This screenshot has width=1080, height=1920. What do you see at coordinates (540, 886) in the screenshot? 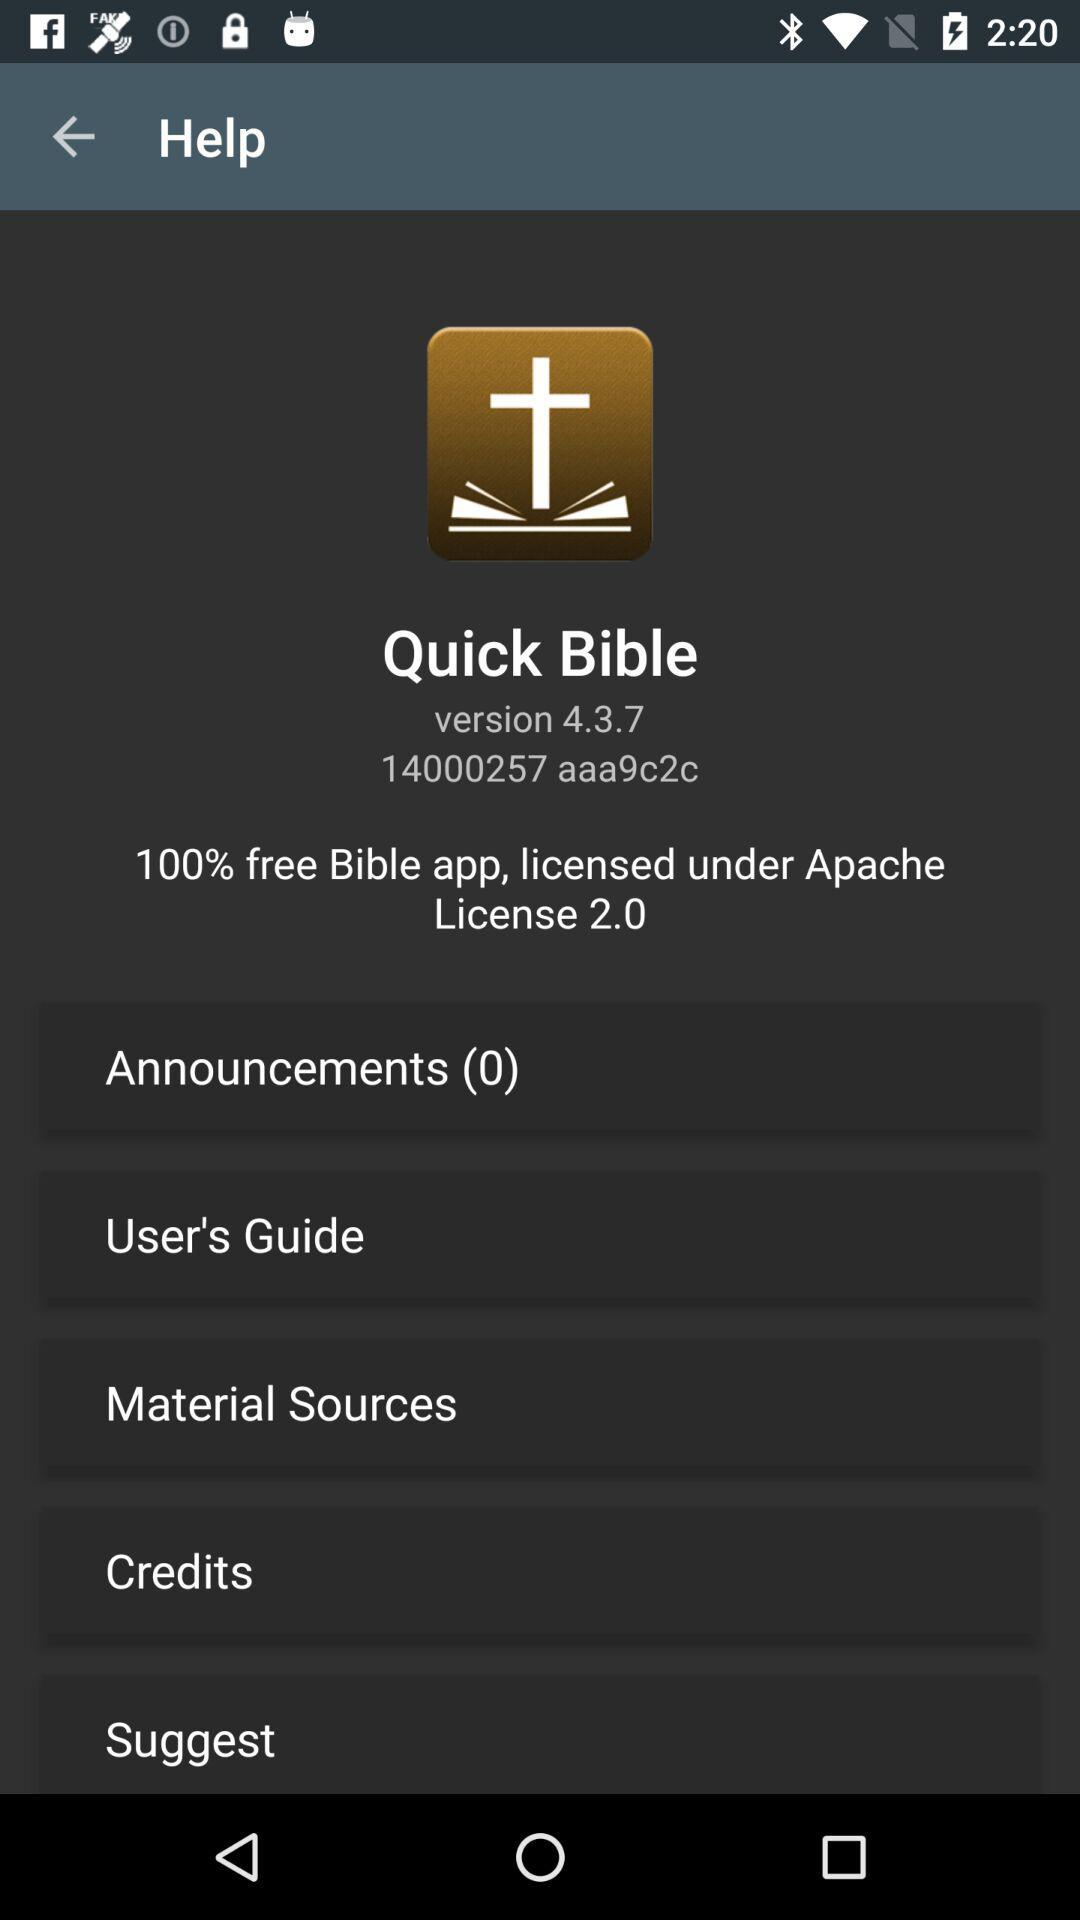
I see `the 100 free bible item` at bounding box center [540, 886].